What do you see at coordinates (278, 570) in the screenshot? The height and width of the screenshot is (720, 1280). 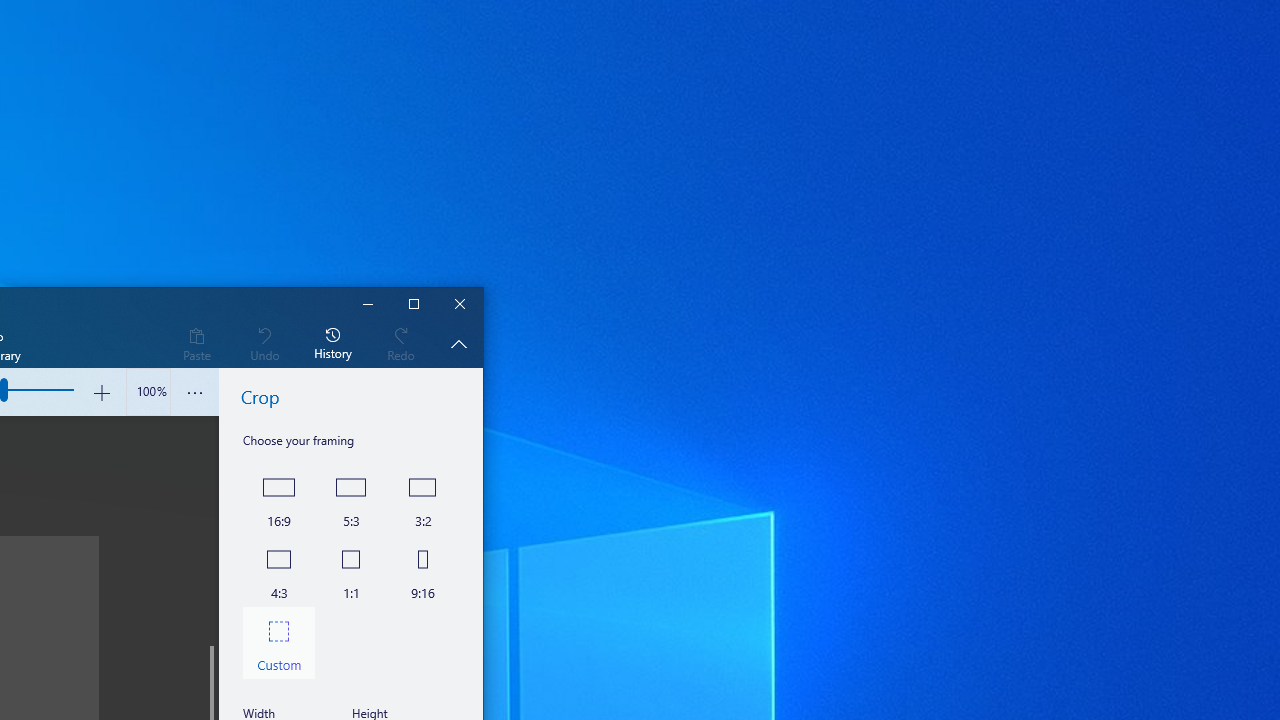 I see `'4 by 3'` at bounding box center [278, 570].